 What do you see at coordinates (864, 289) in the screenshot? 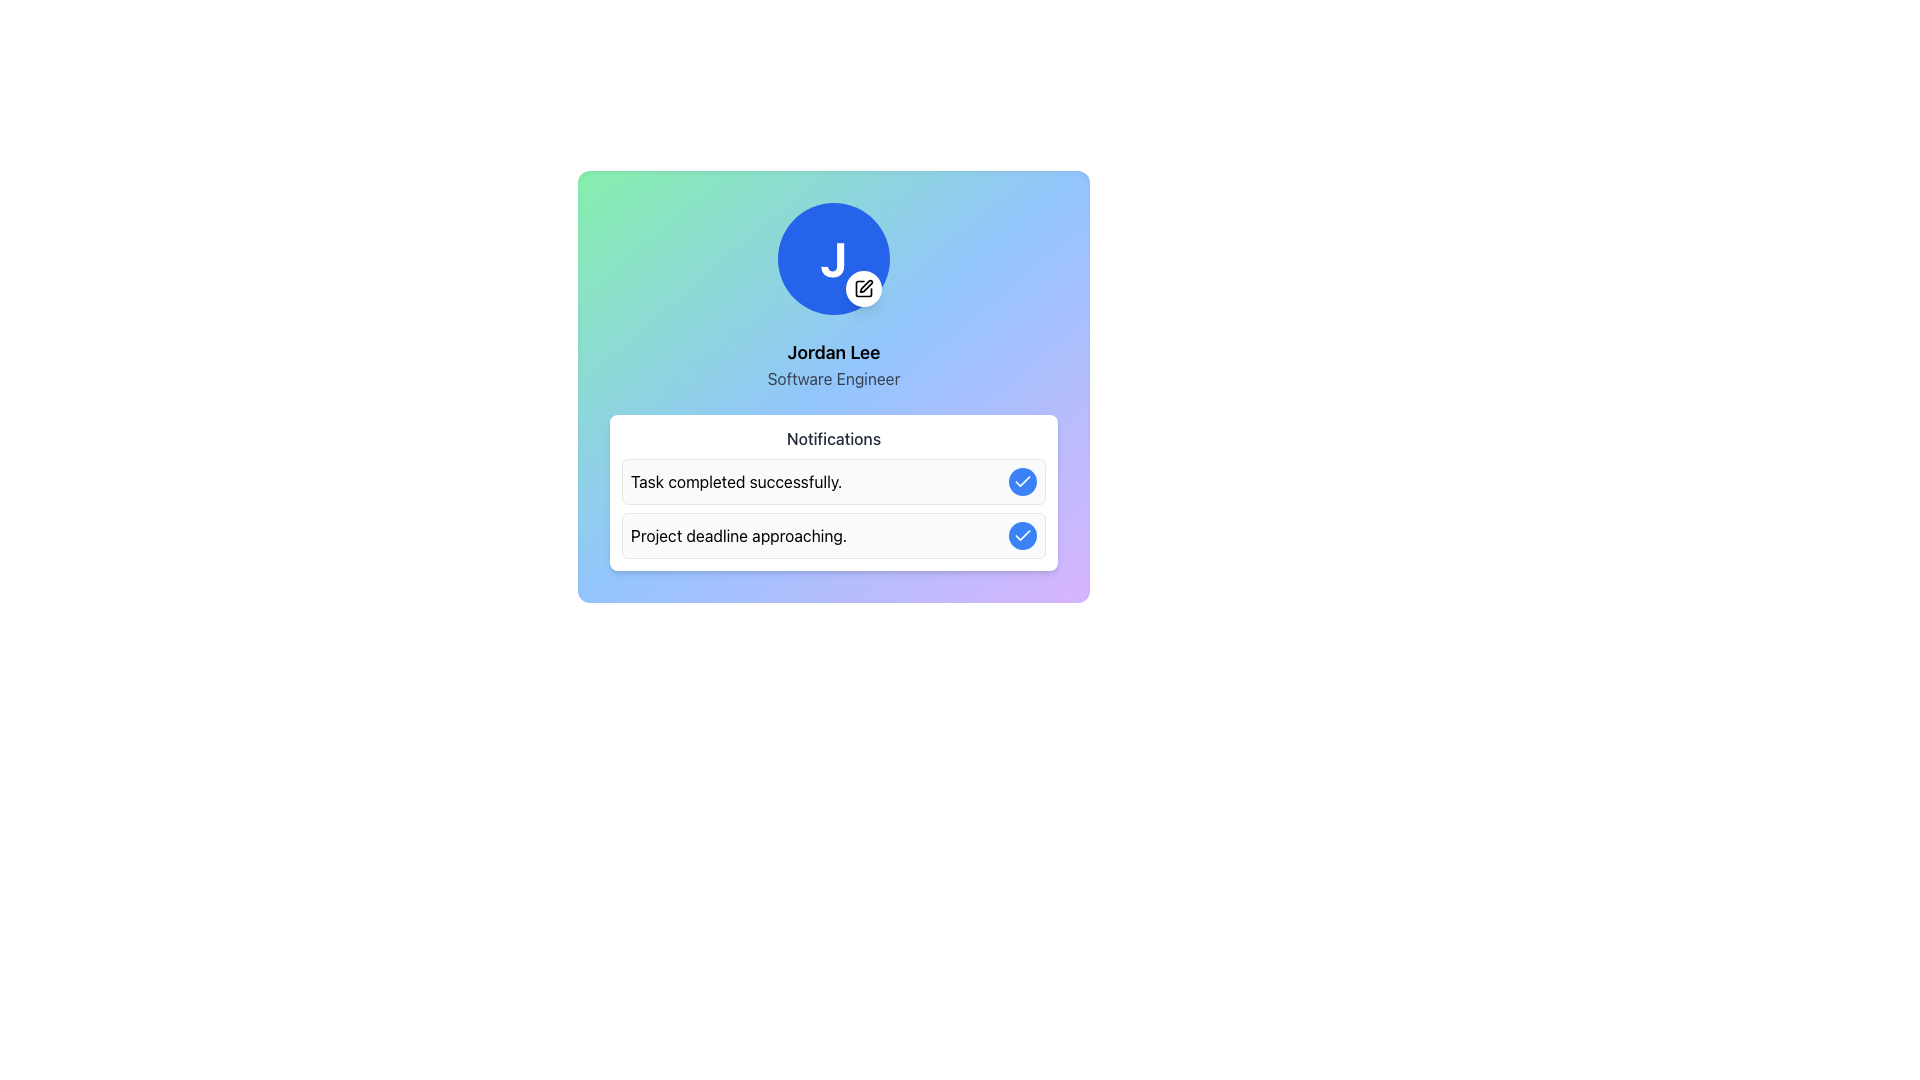
I see `the small vector graphic icon resembling a pen, which is centered within a circular button located in the bottom-right corner of the interface` at bounding box center [864, 289].